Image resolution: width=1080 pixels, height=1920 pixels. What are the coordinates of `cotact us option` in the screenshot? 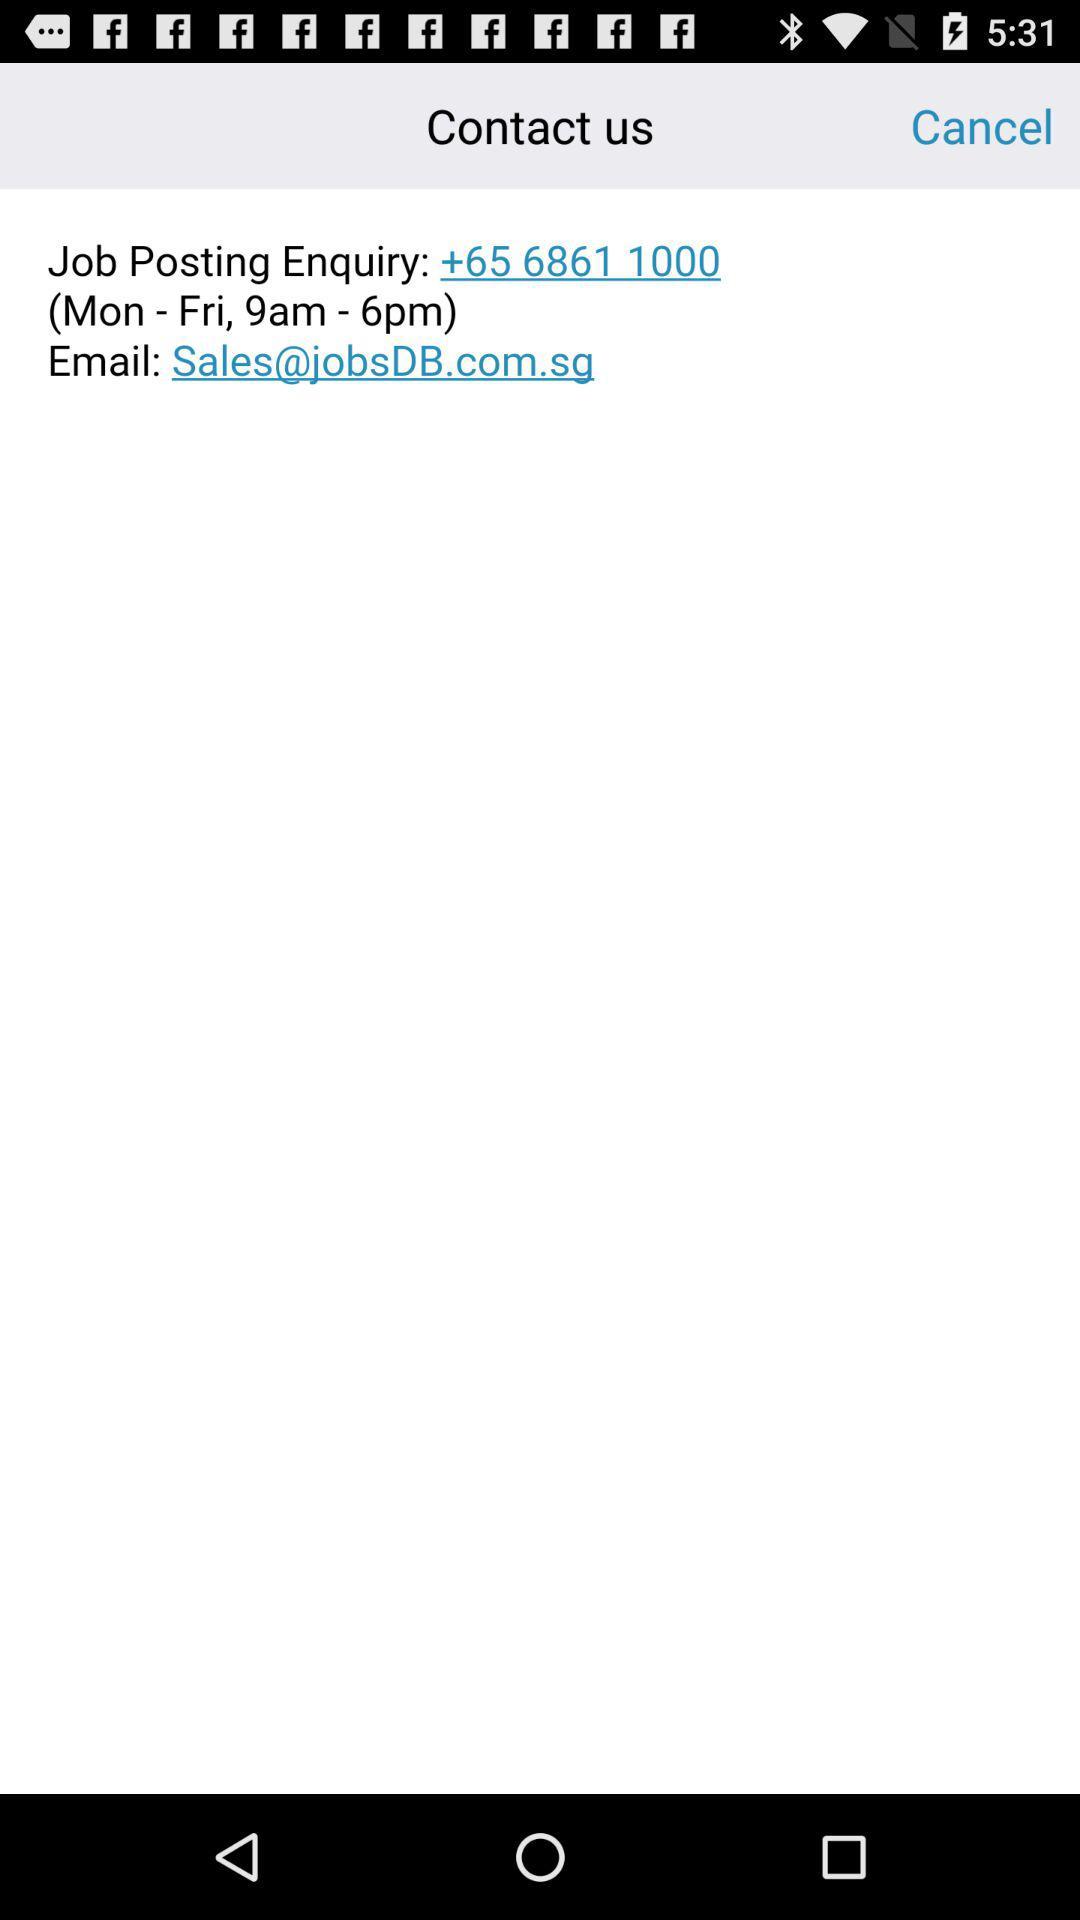 It's located at (540, 309).